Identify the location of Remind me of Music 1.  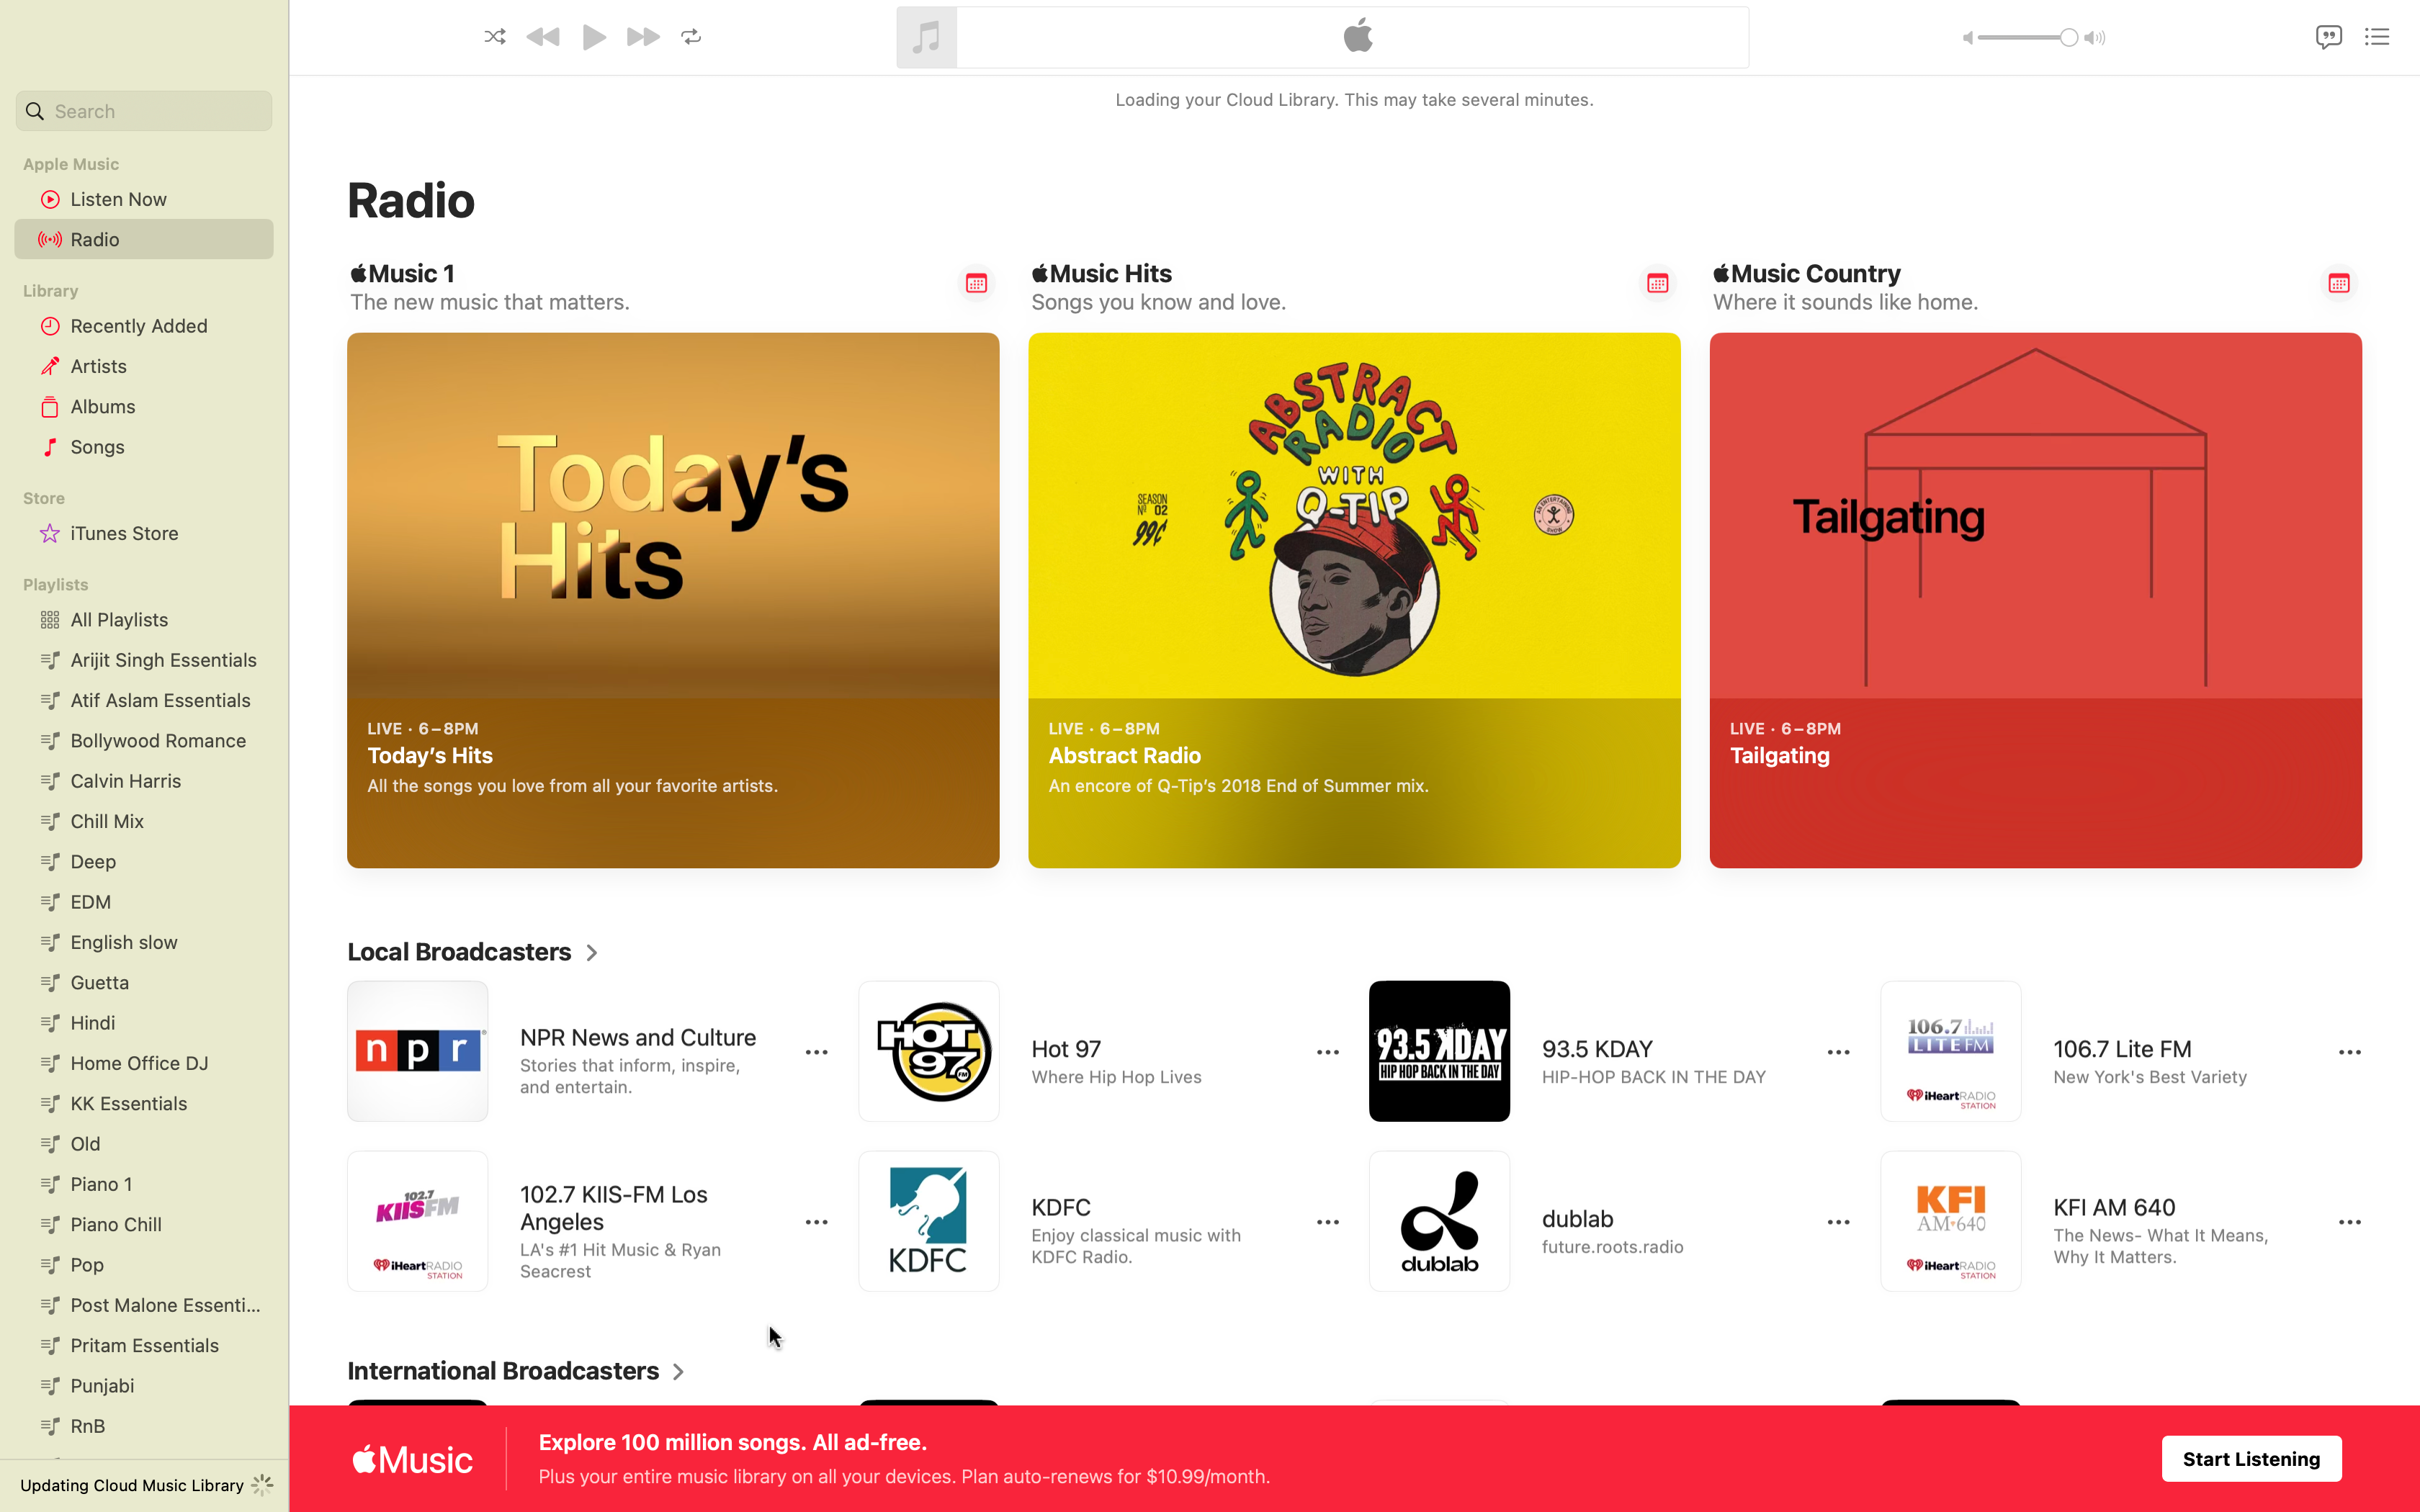
(976, 282).